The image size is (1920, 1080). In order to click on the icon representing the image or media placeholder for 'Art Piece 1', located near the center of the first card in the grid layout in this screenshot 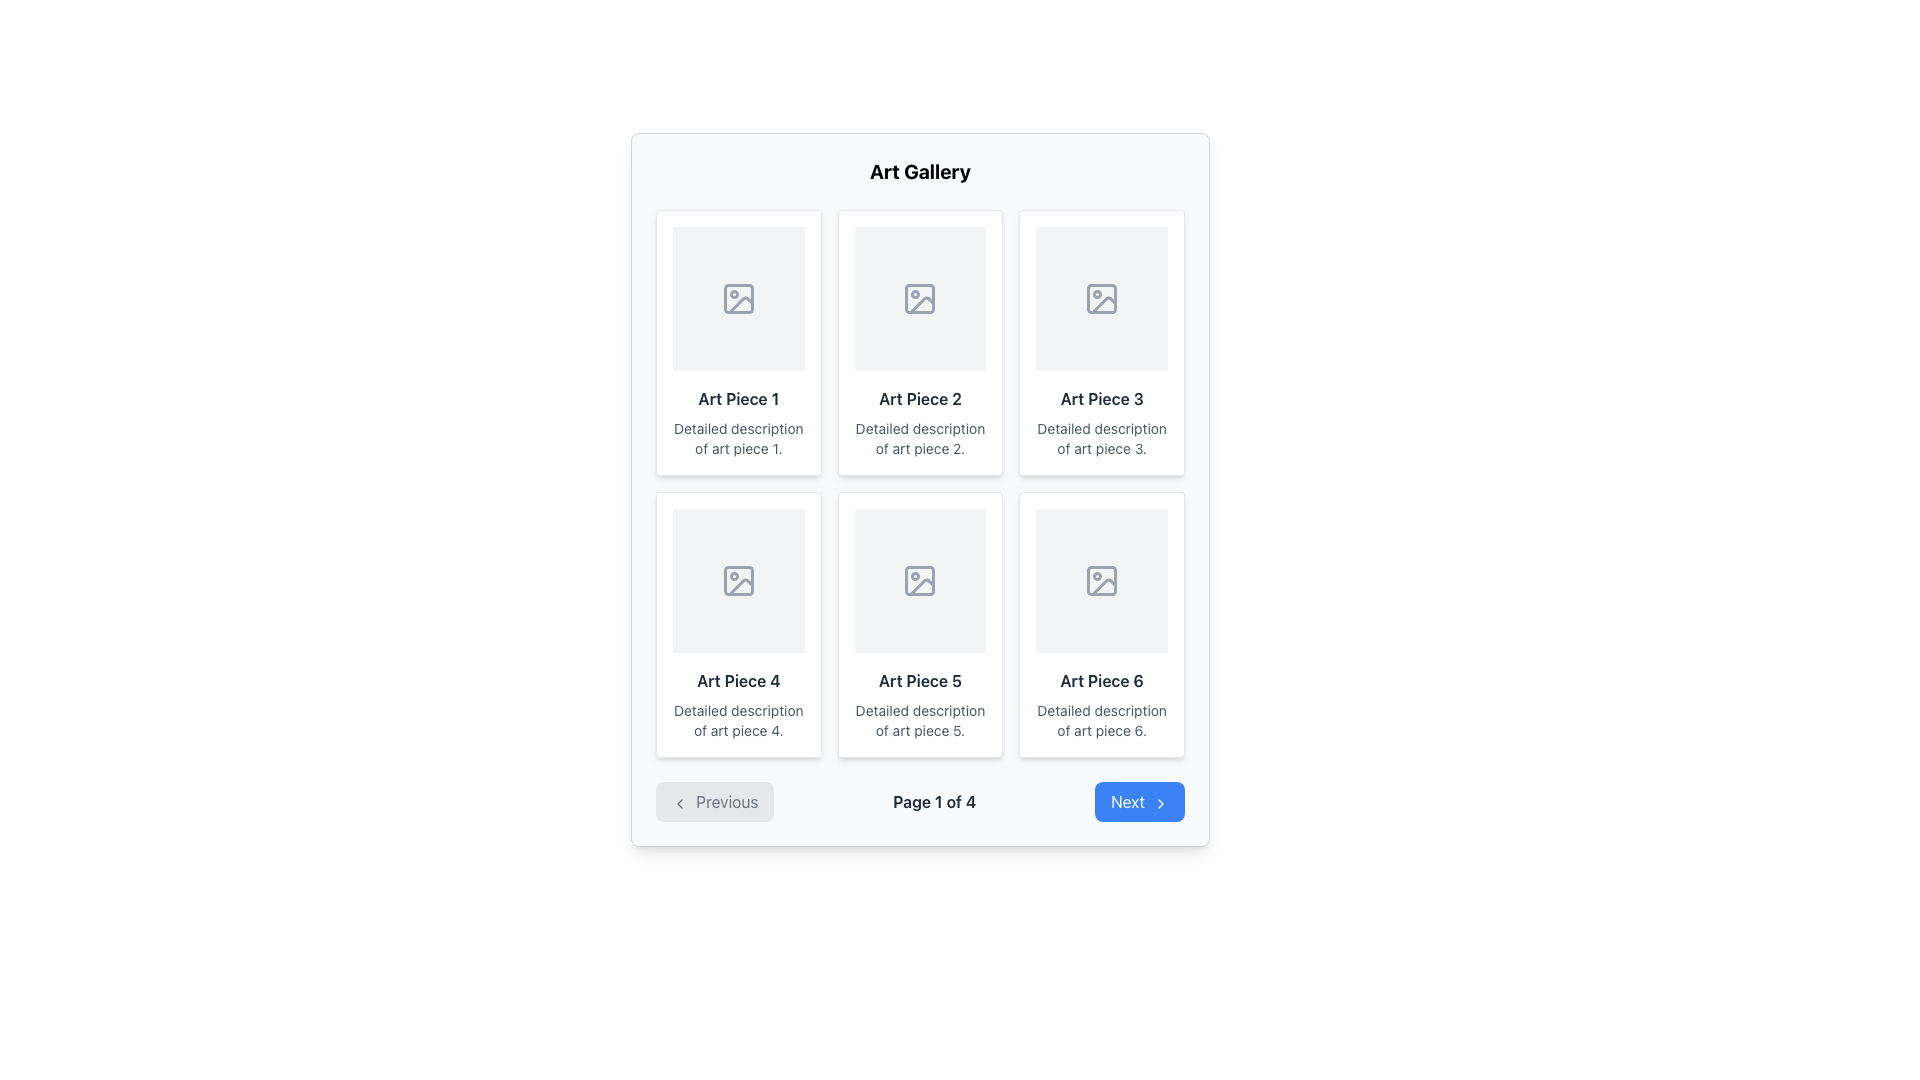, I will do `click(737, 299)`.